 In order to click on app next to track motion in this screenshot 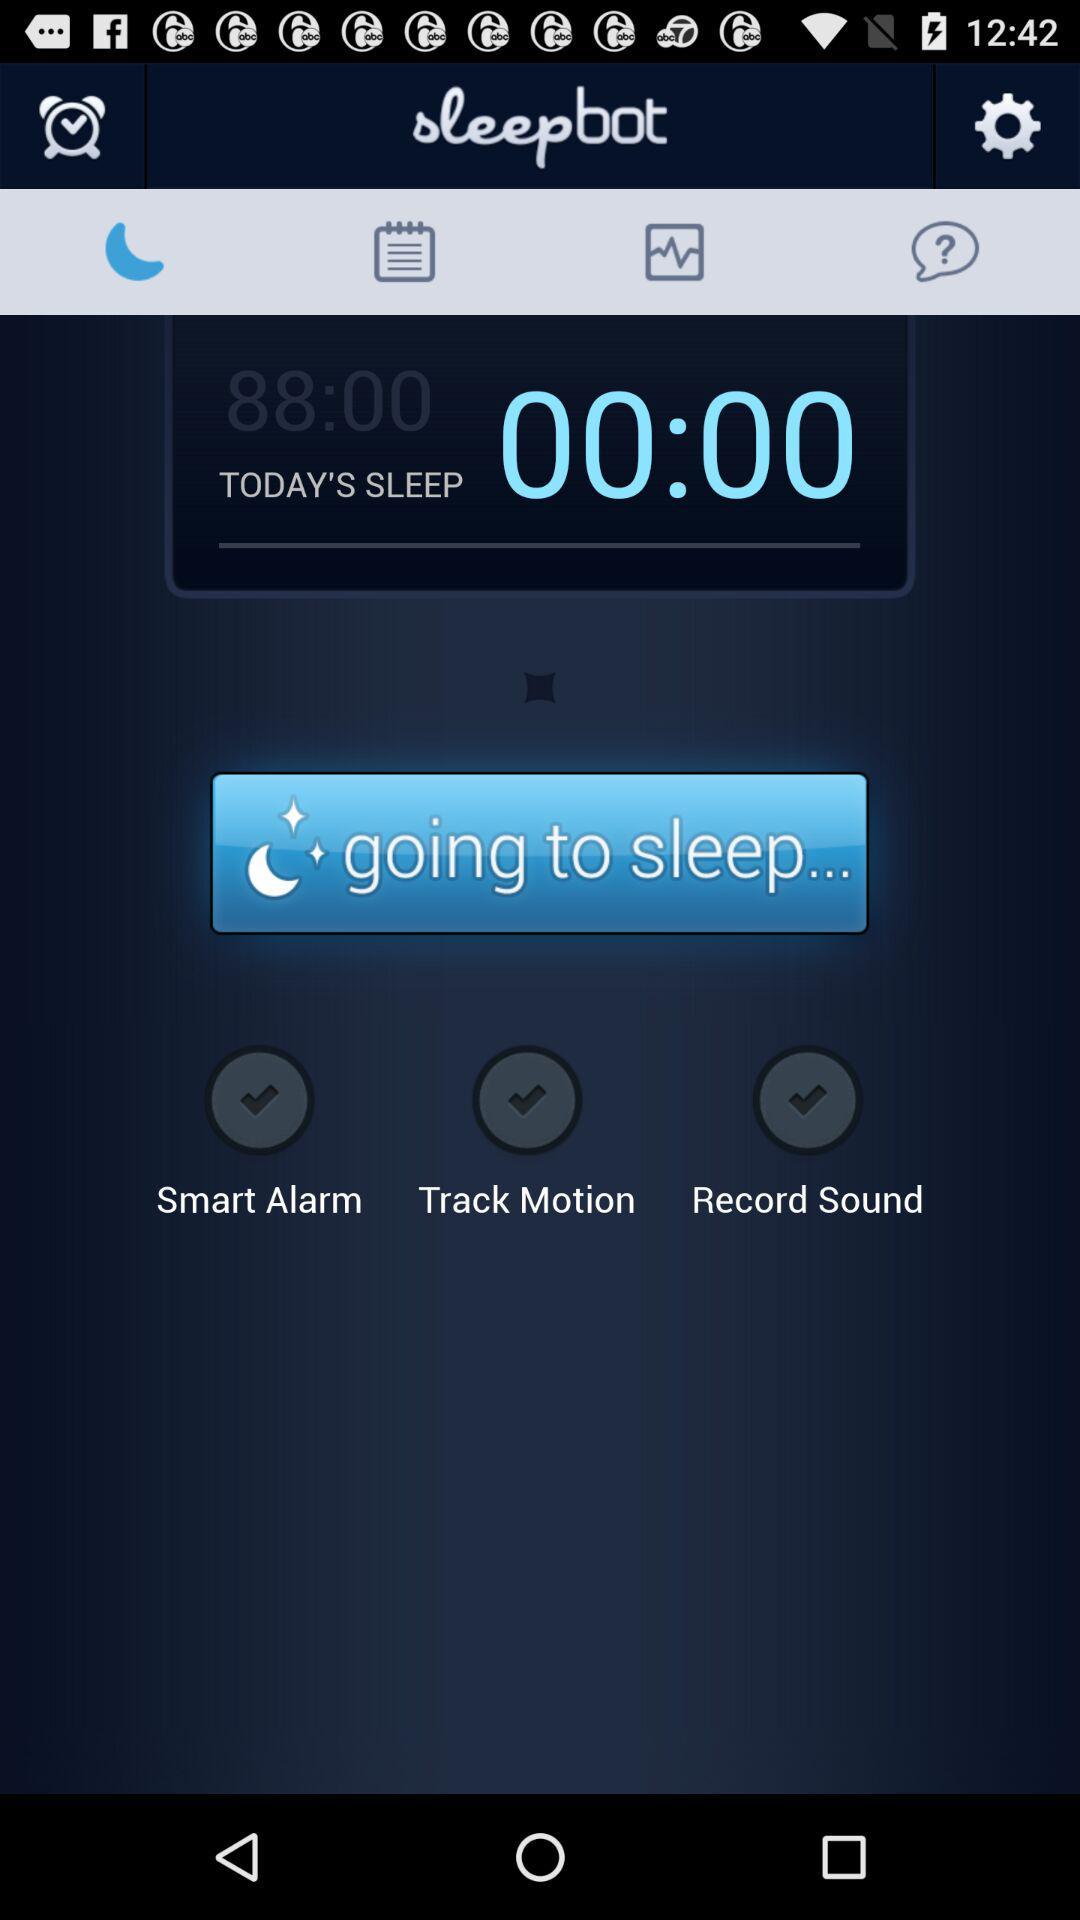, I will do `click(806, 1124)`.